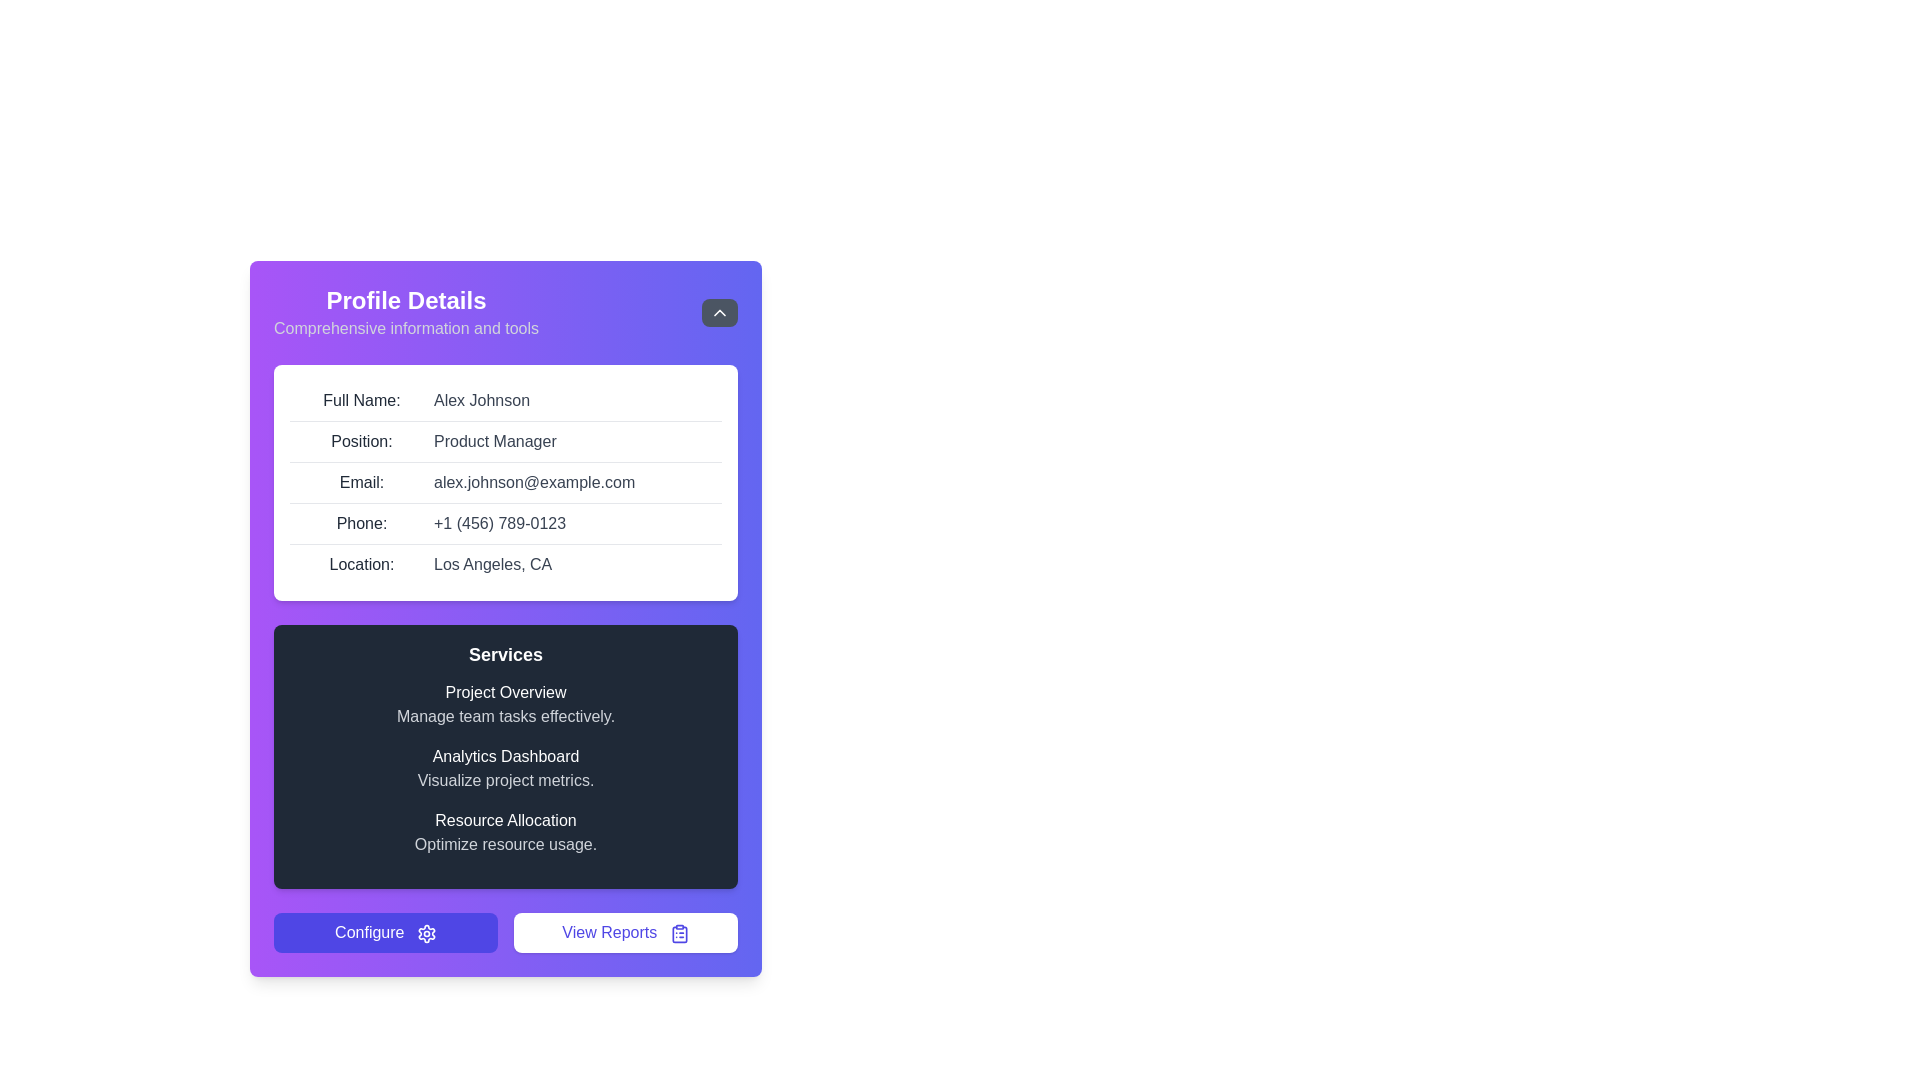 The image size is (1920, 1080). What do you see at coordinates (361, 482) in the screenshot?
I see `the text label that signifies the adjacent email address, located in the left portion of the 'Profile Details' panel, above the 'Phone:' data row and below the 'Position:' data row` at bounding box center [361, 482].